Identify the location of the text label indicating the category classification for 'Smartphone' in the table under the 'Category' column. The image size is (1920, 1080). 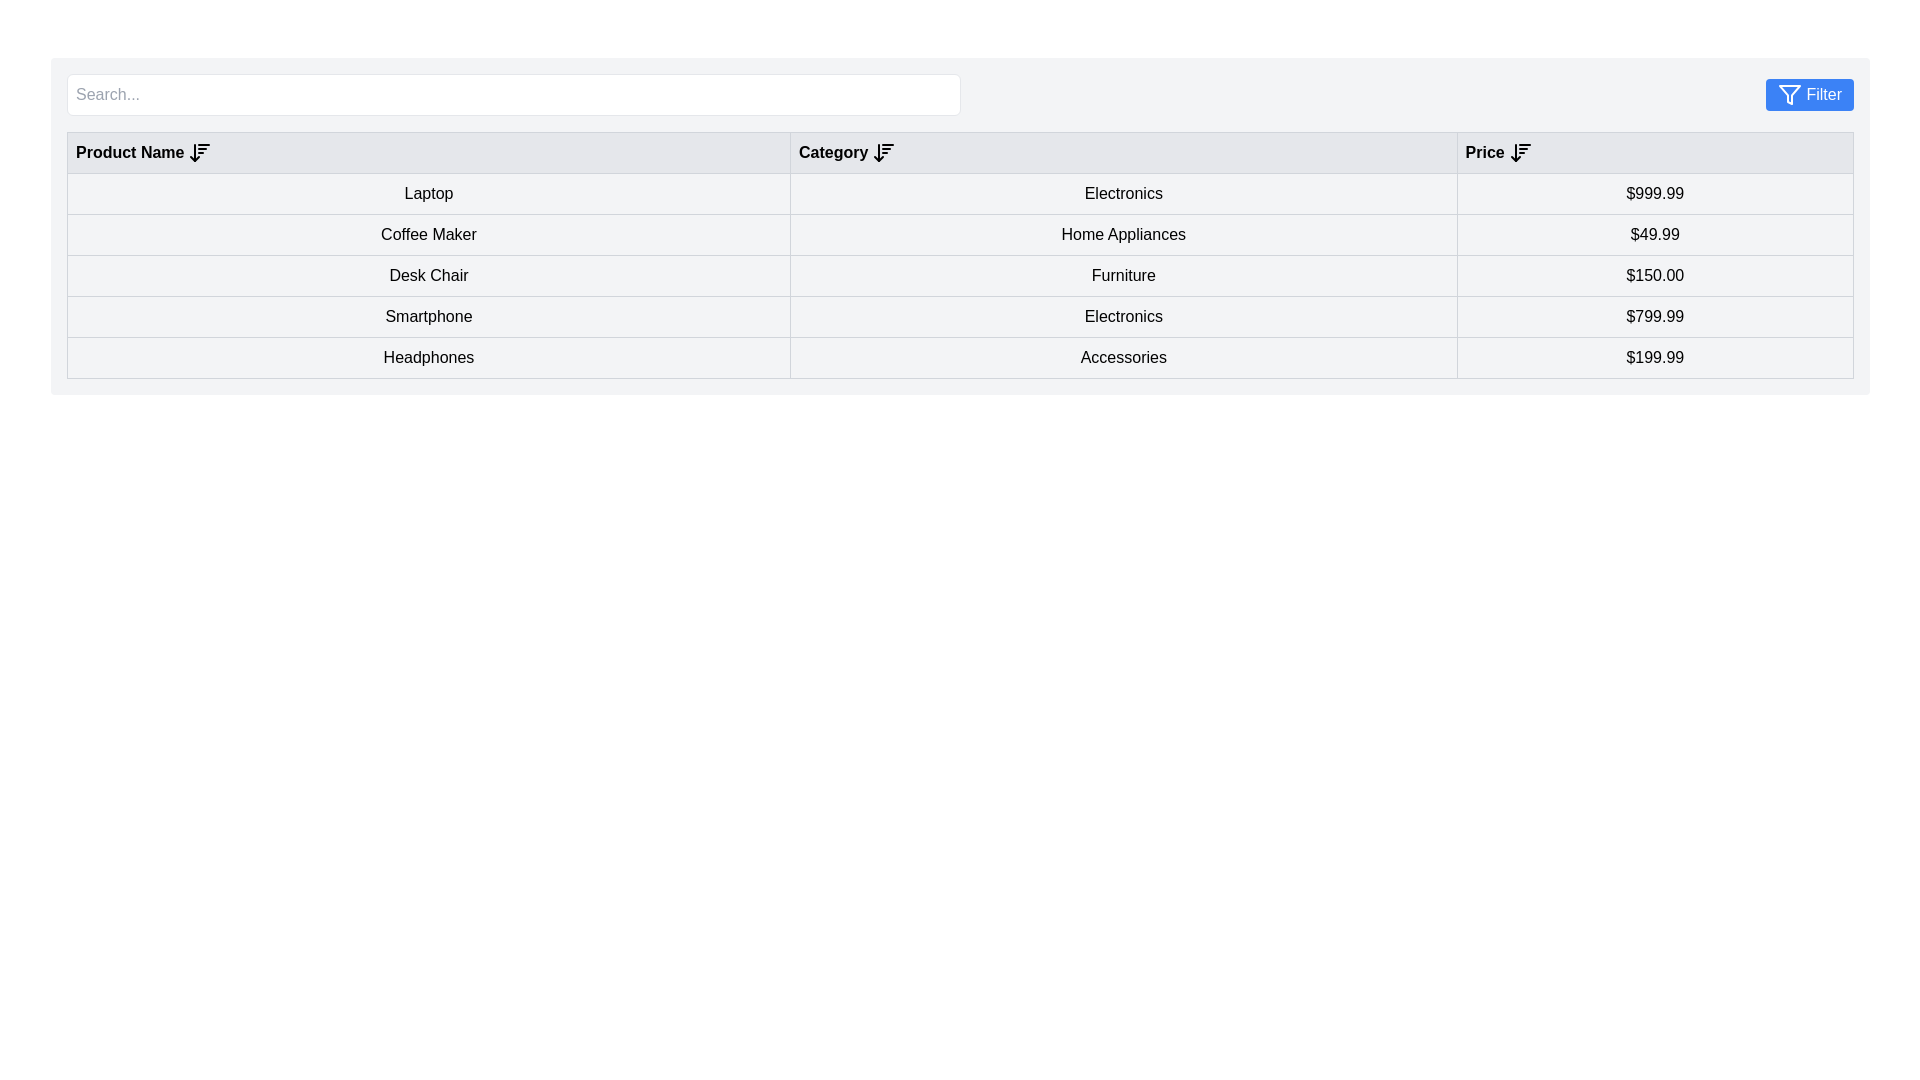
(1123, 315).